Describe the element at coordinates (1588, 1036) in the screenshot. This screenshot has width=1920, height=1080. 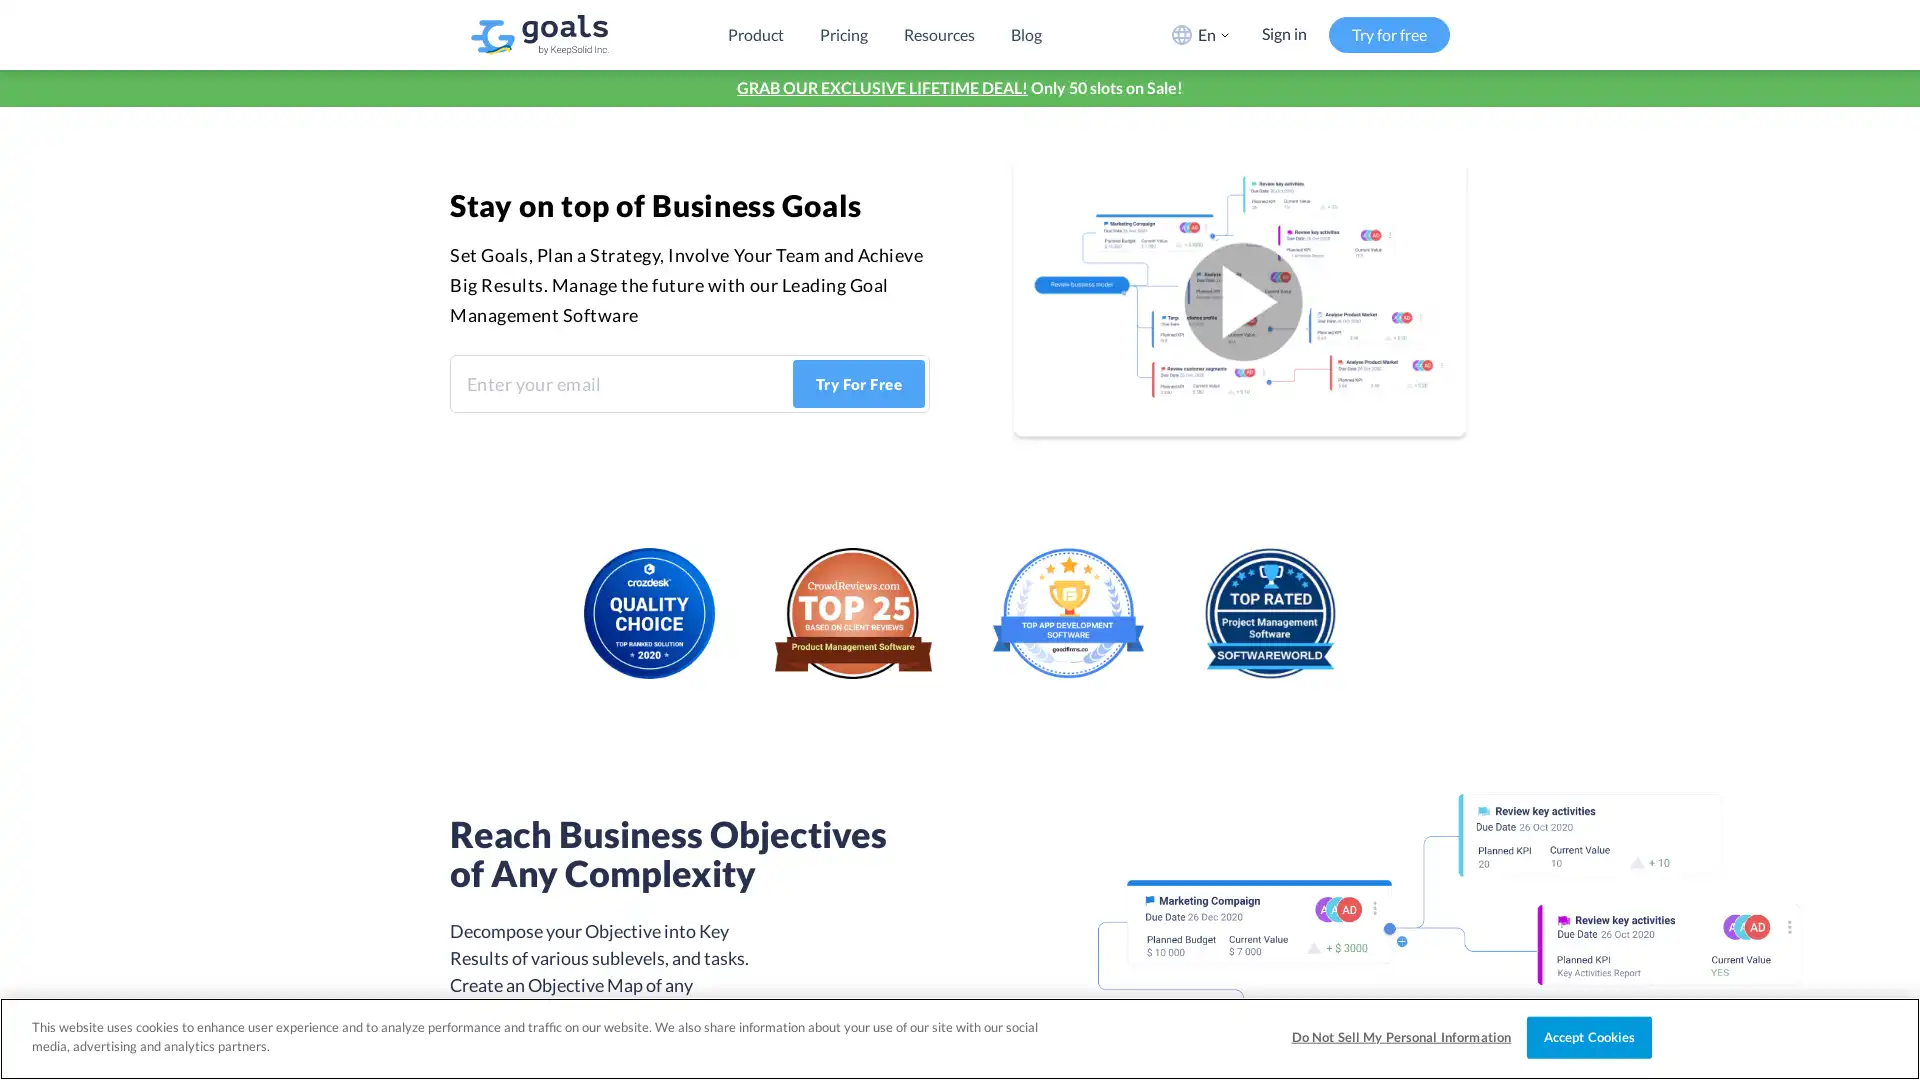
I see `Accept Cookies` at that location.